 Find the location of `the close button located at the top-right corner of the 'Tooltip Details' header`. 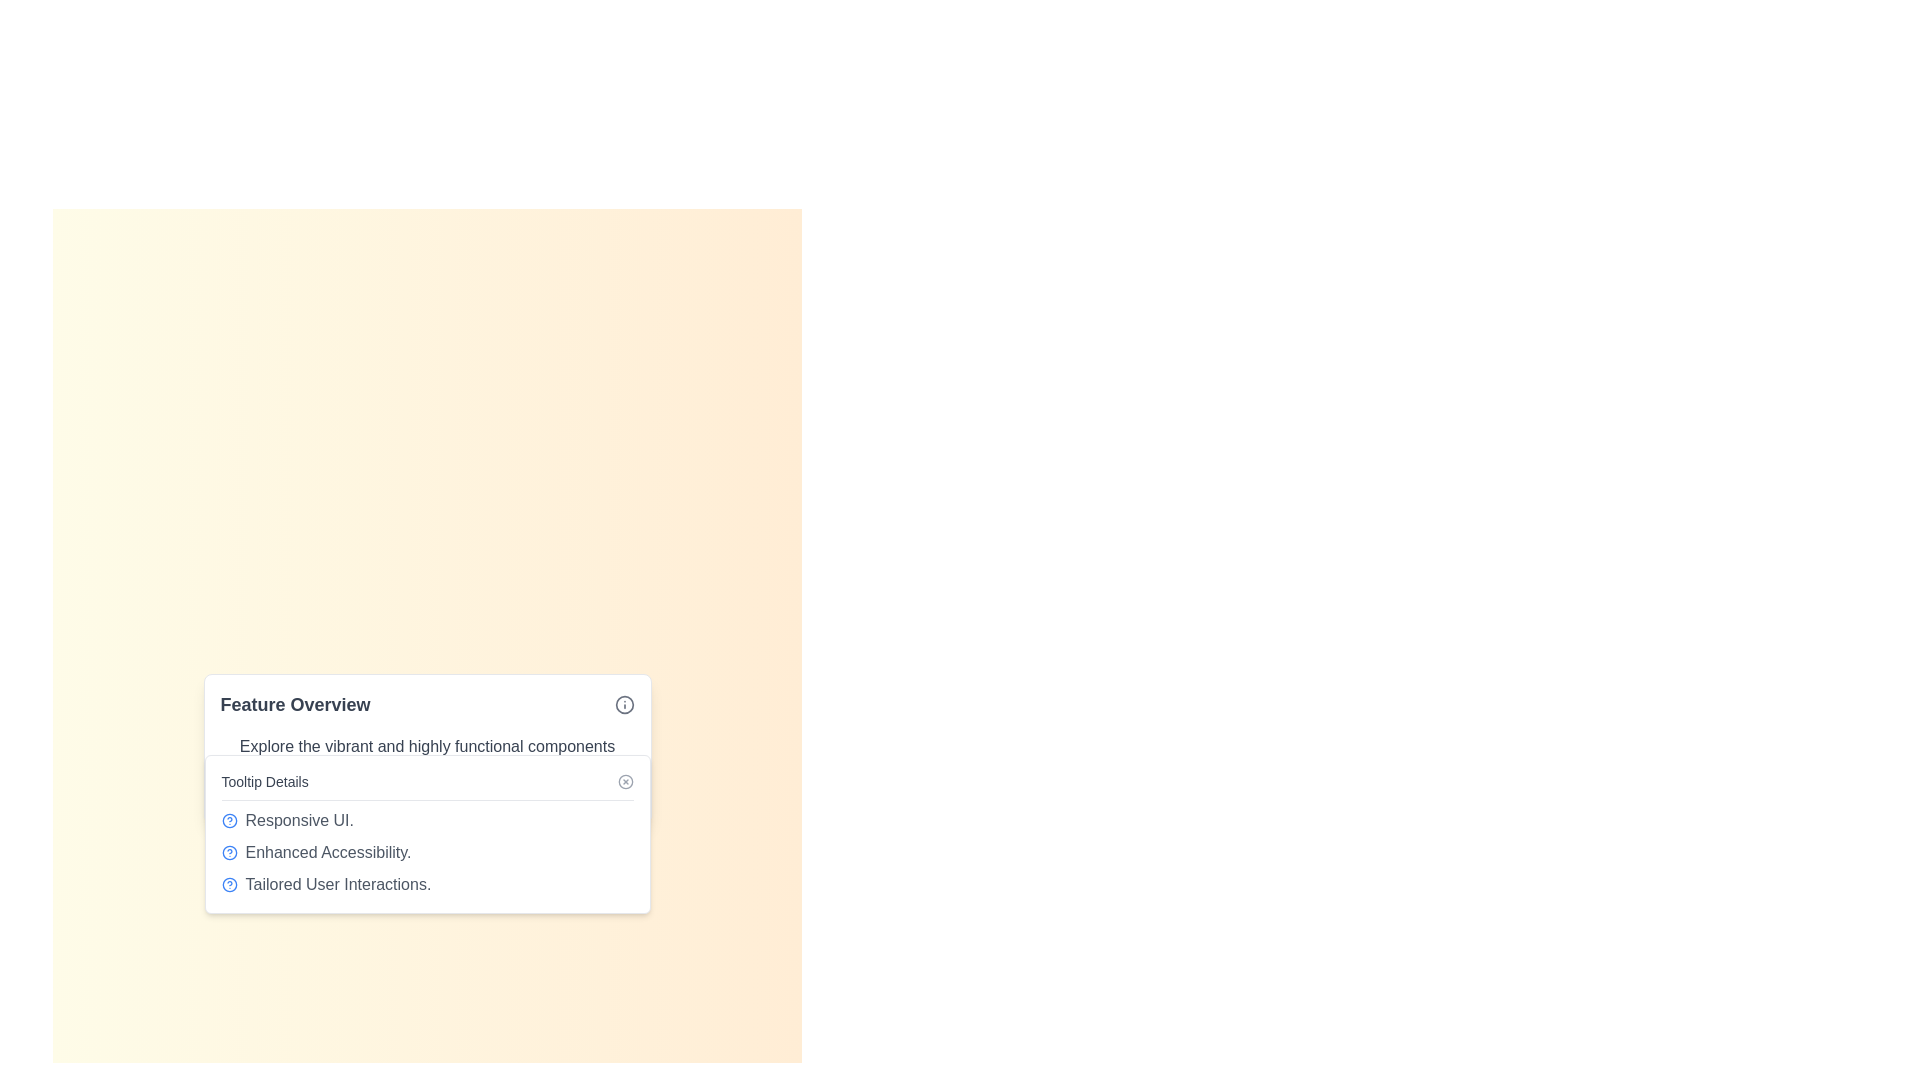

the close button located at the top-right corner of the 'Tooltip Details' header is located at coordinates (624, 781).